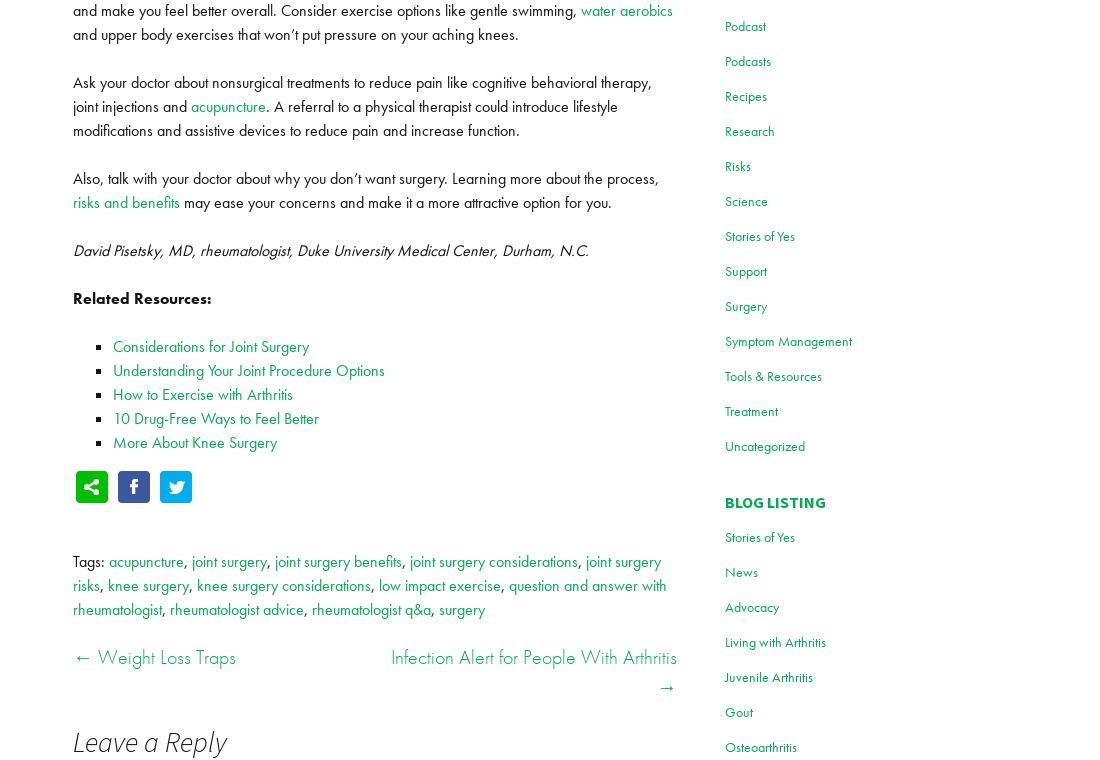 The image size is (1100, 760). What do you see at coordinates (370, 596) in the screenshot?
I see `'question and answer with rheumatologist'` at bounding box center [370, 596].